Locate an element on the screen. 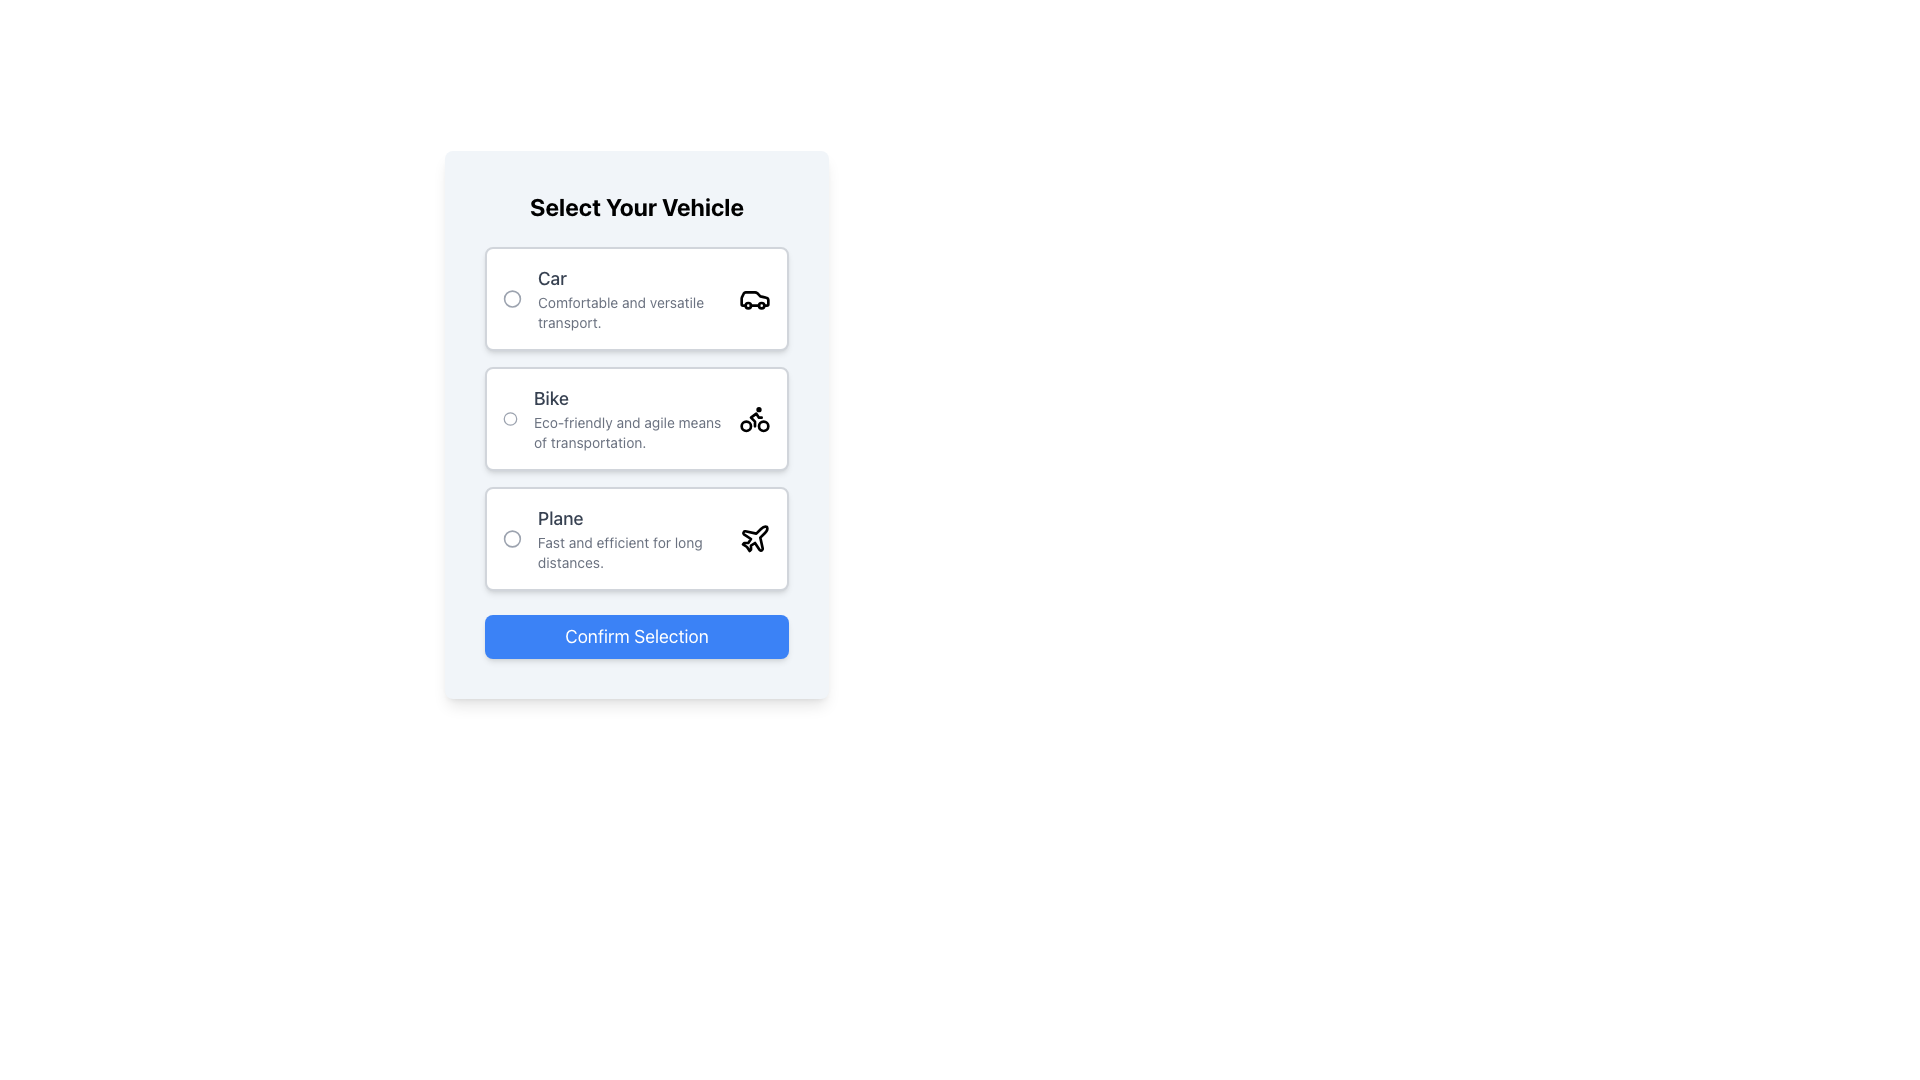 The image size is (1920, 1080). the SVG circle element that indicates the unselected state of the 'Plane' option in the selection list is located at coordinates (512, 538).